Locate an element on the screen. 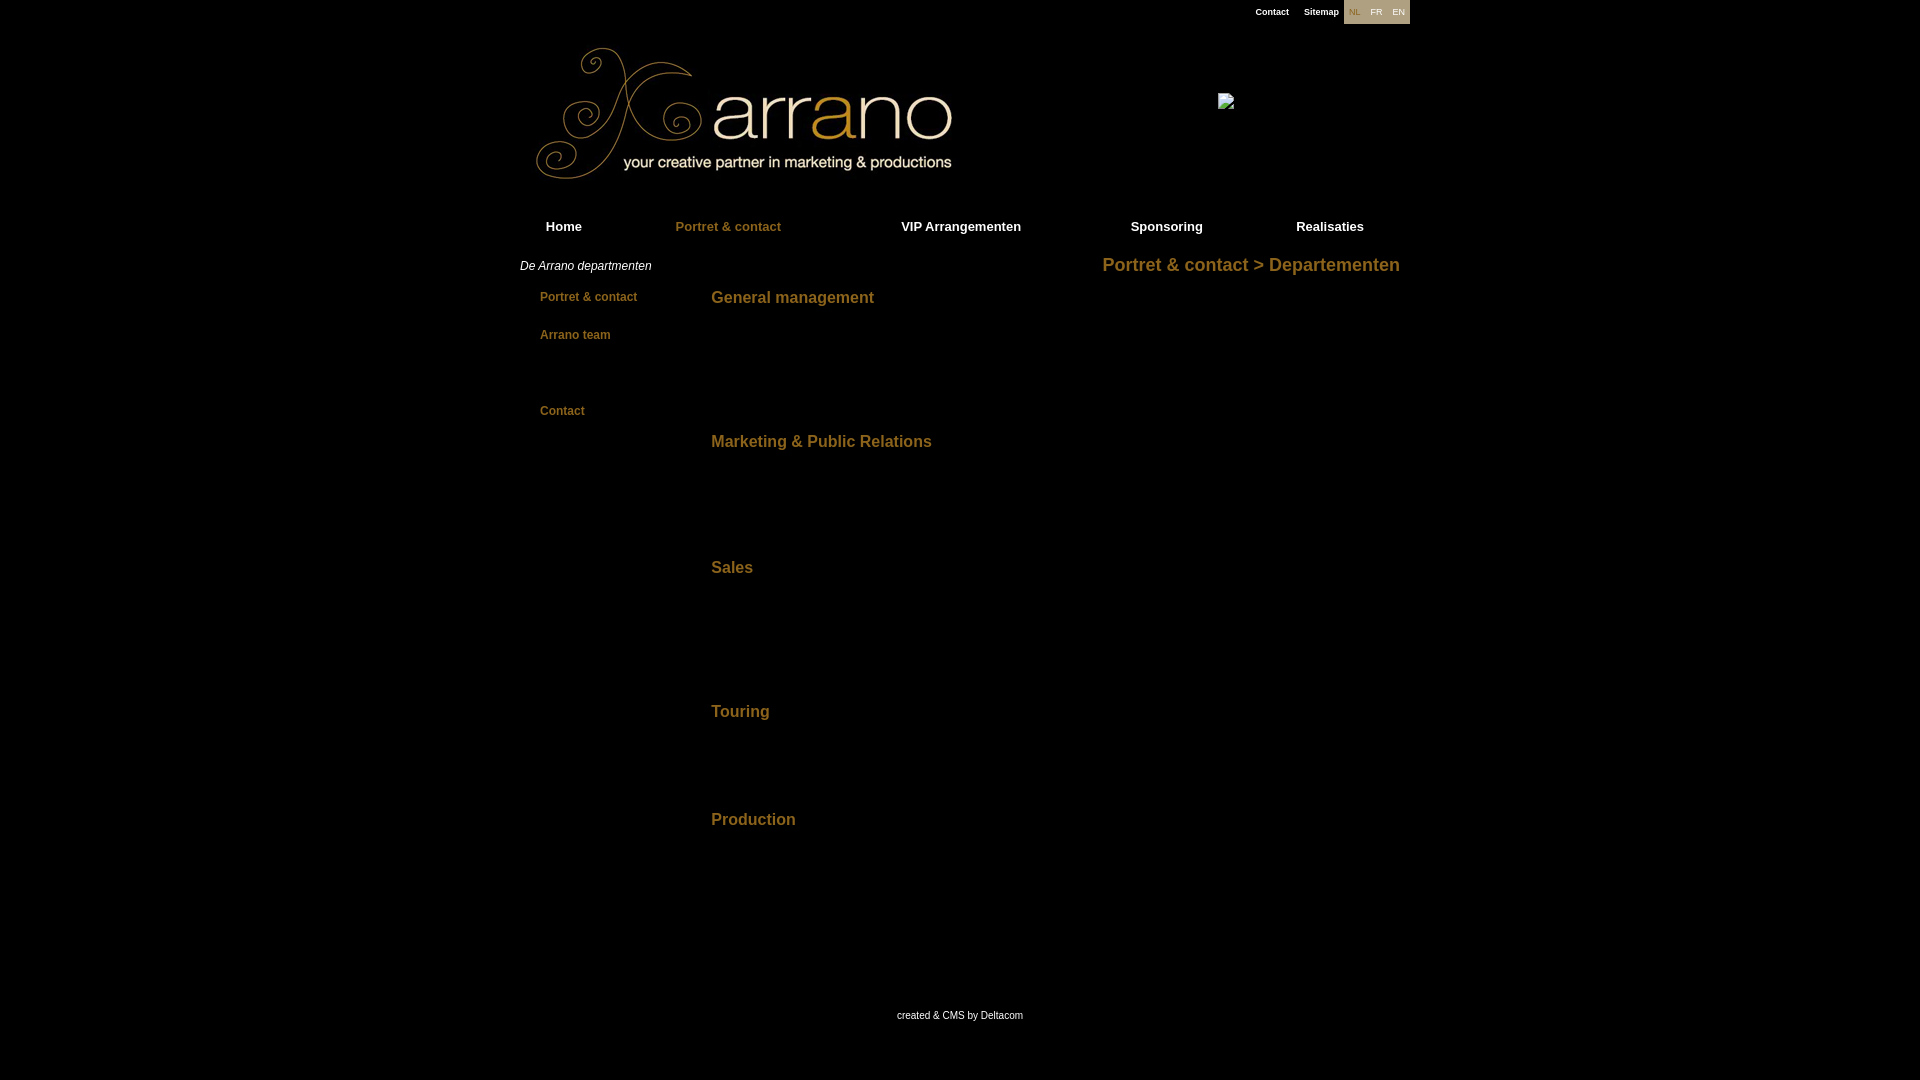 The width and height of the screenshot is (1920, 1080). 'Arrano team' is located at coordinates (539, 334).